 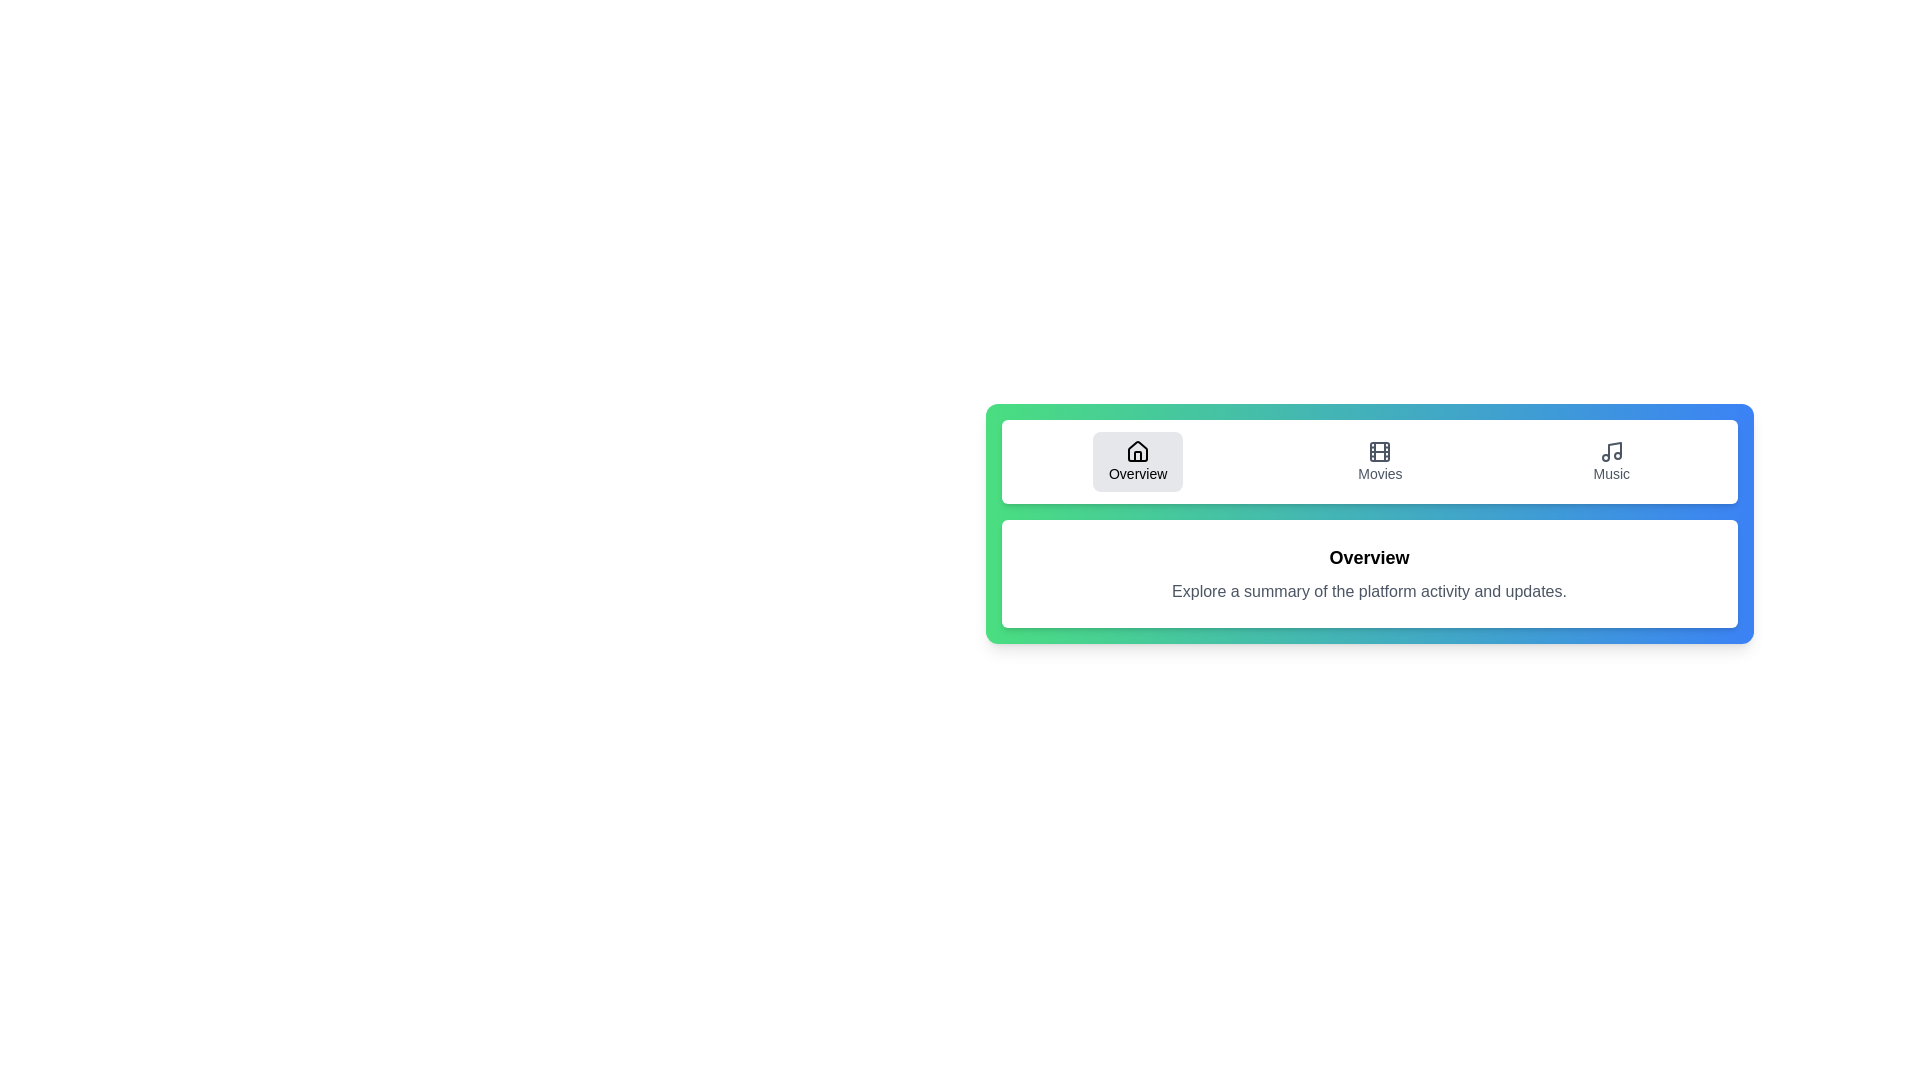 I want to click on the Music tab by clicking on it, so click(x=1611, y=462).